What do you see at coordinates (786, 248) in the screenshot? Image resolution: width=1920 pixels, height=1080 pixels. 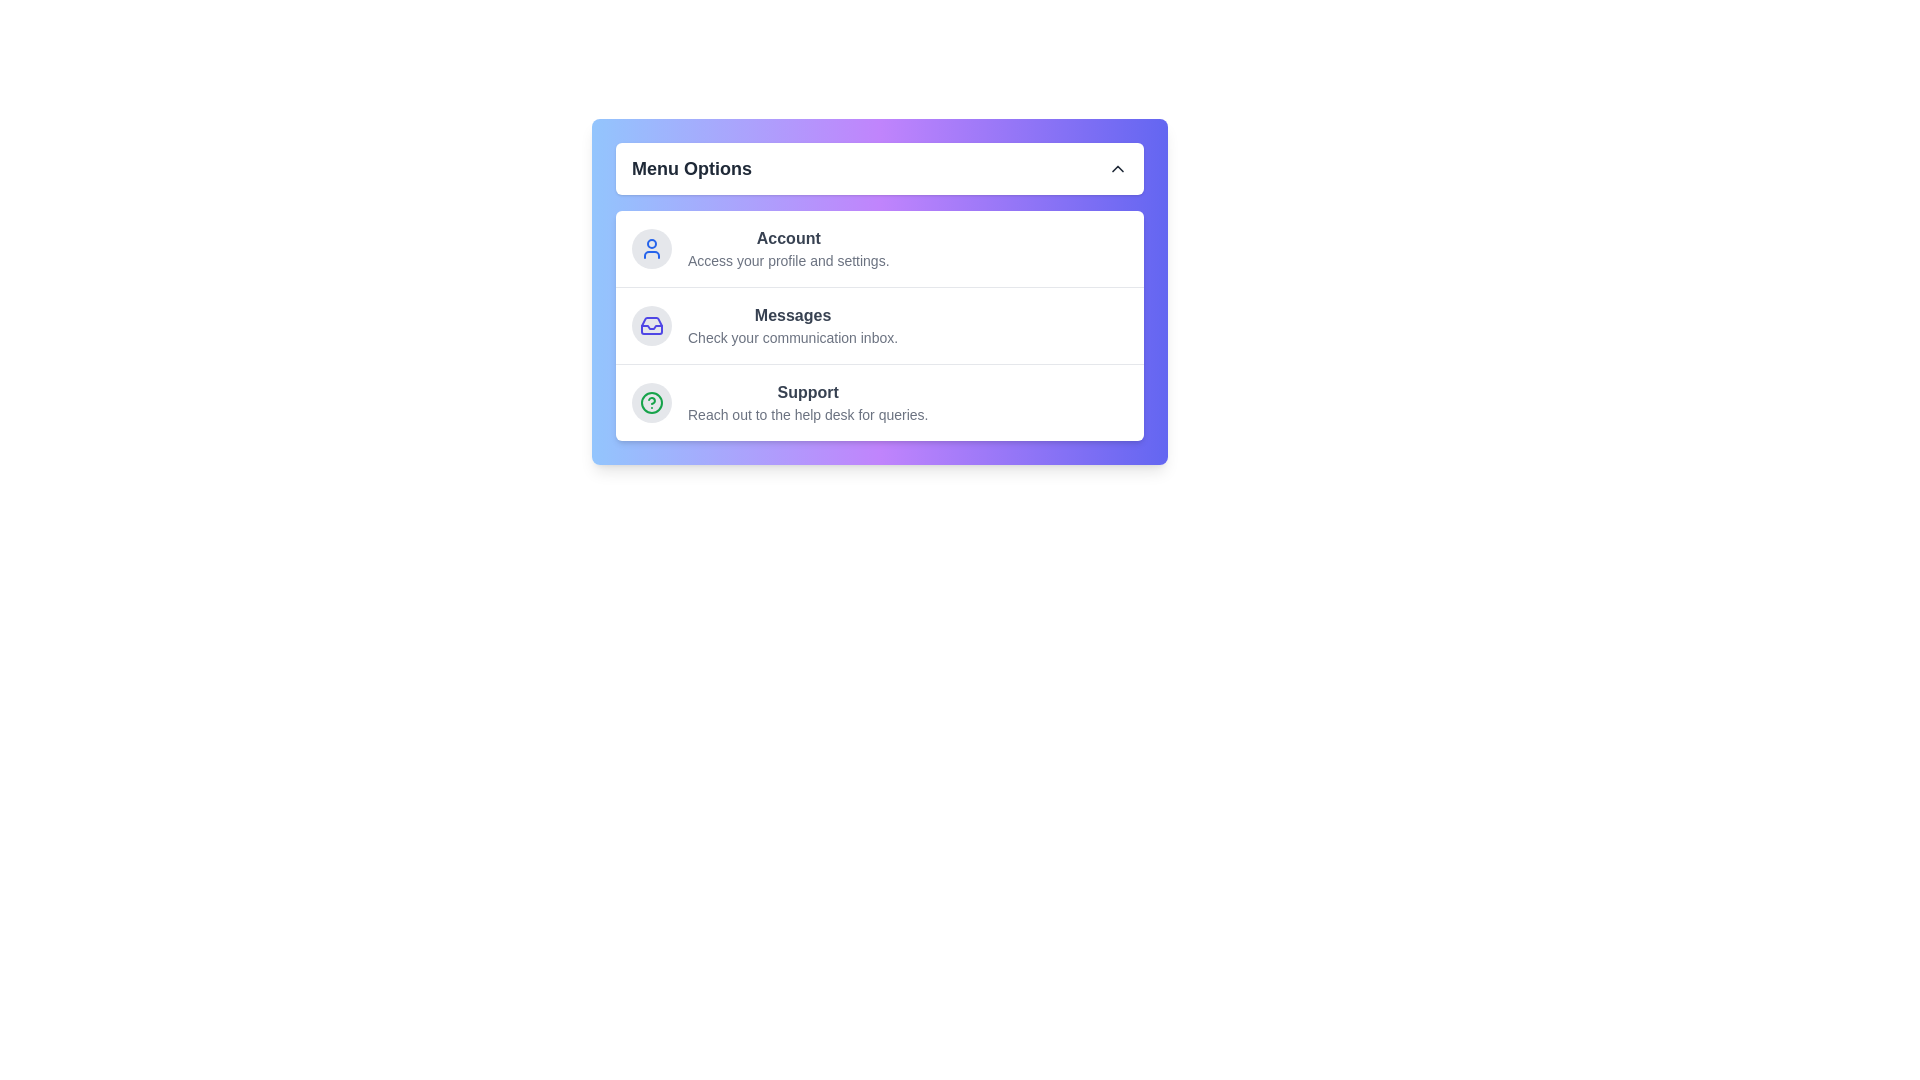 I see `the 'Account' menu item to access its details` at bounding box center [786, 248].